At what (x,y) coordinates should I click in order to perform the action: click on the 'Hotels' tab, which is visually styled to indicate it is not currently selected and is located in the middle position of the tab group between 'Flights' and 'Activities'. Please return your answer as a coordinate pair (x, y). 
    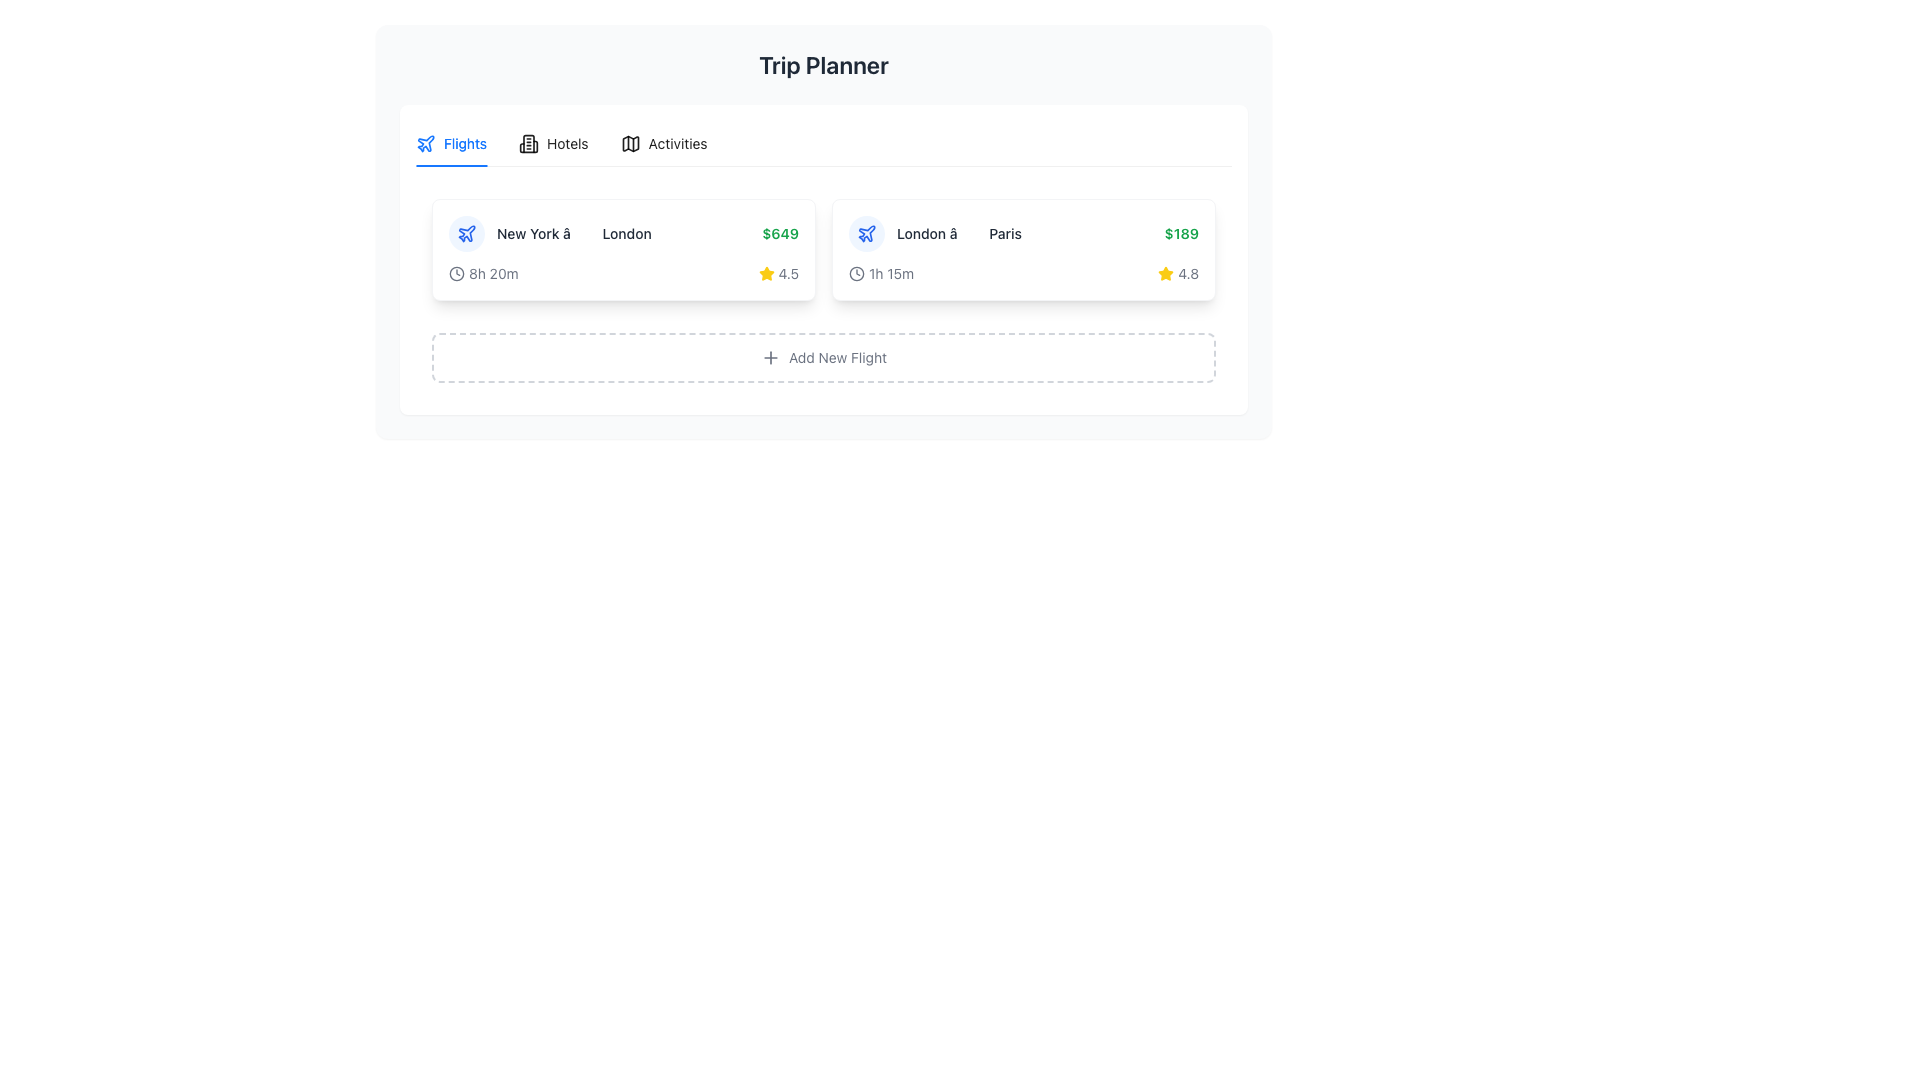
    Looking at the image, I should click on (553, 142).